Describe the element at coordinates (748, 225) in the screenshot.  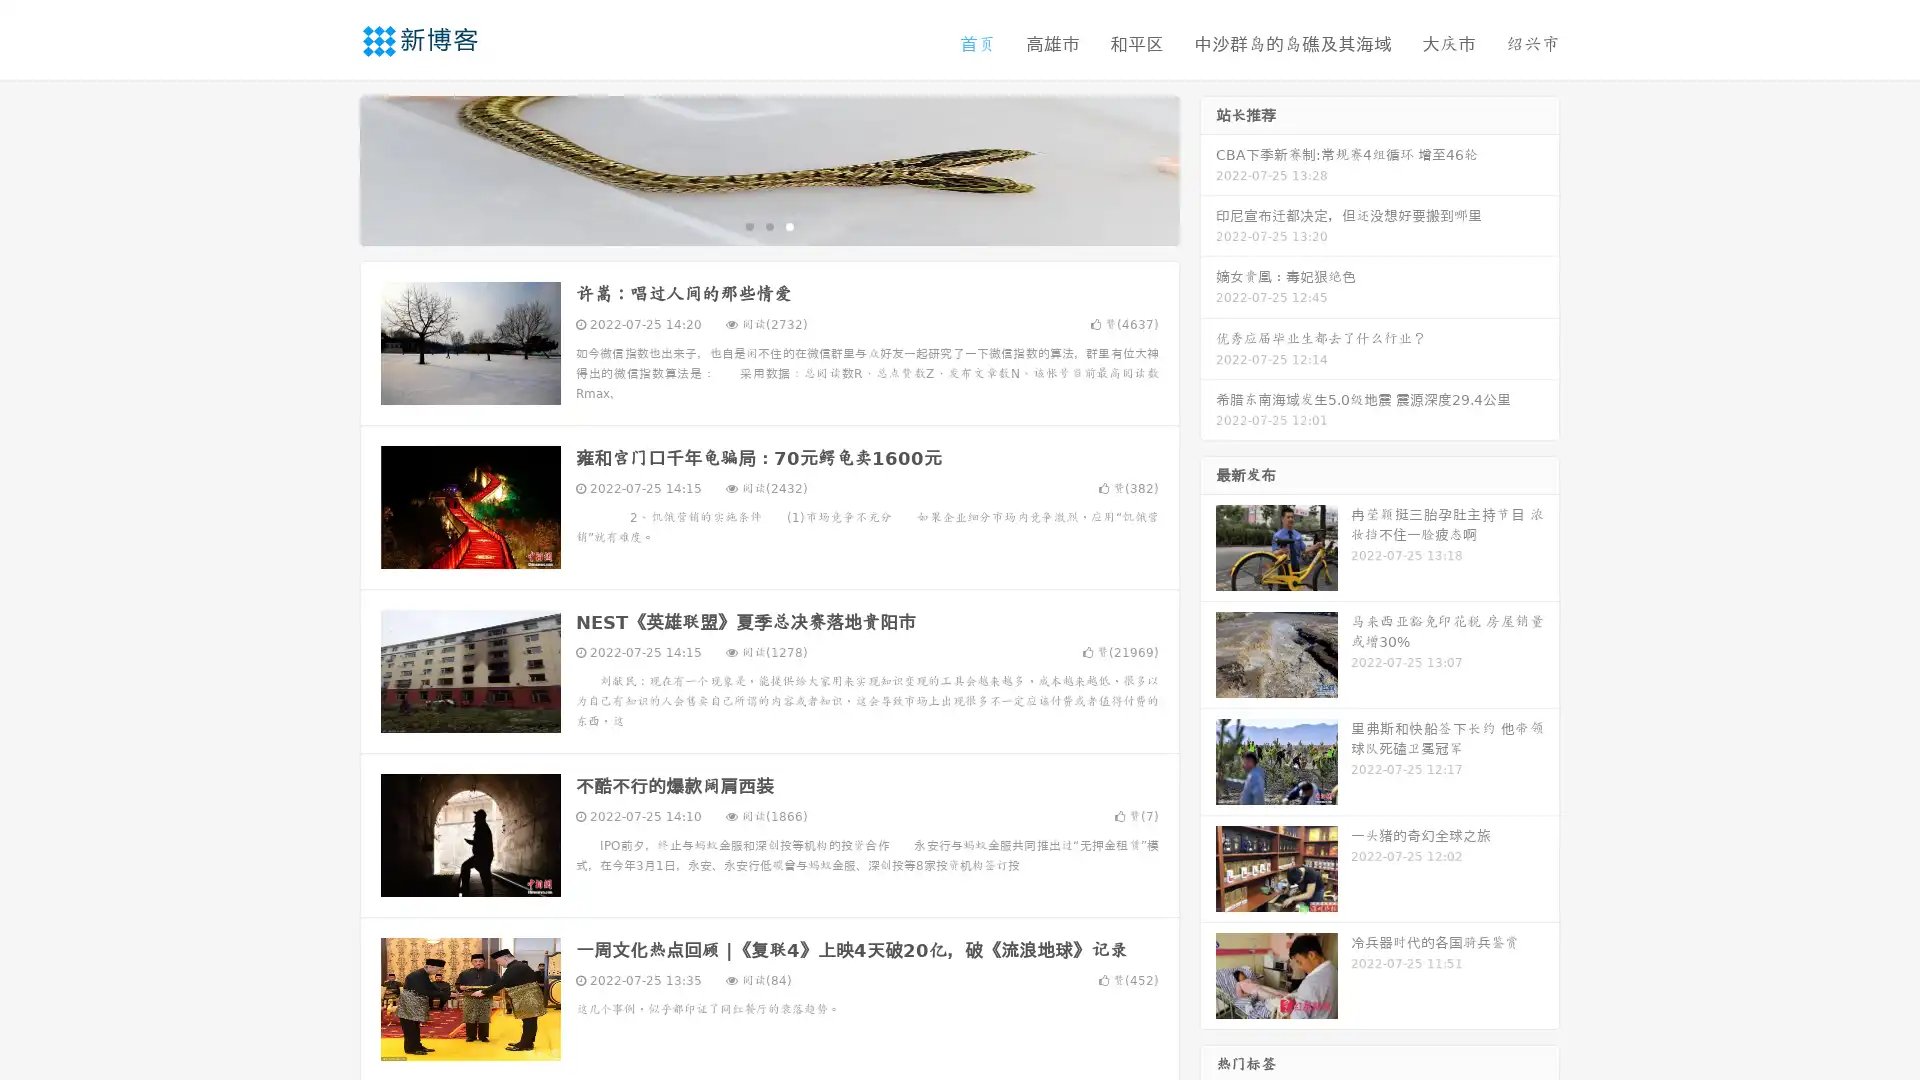
I see `Go to slide 1` at that location.